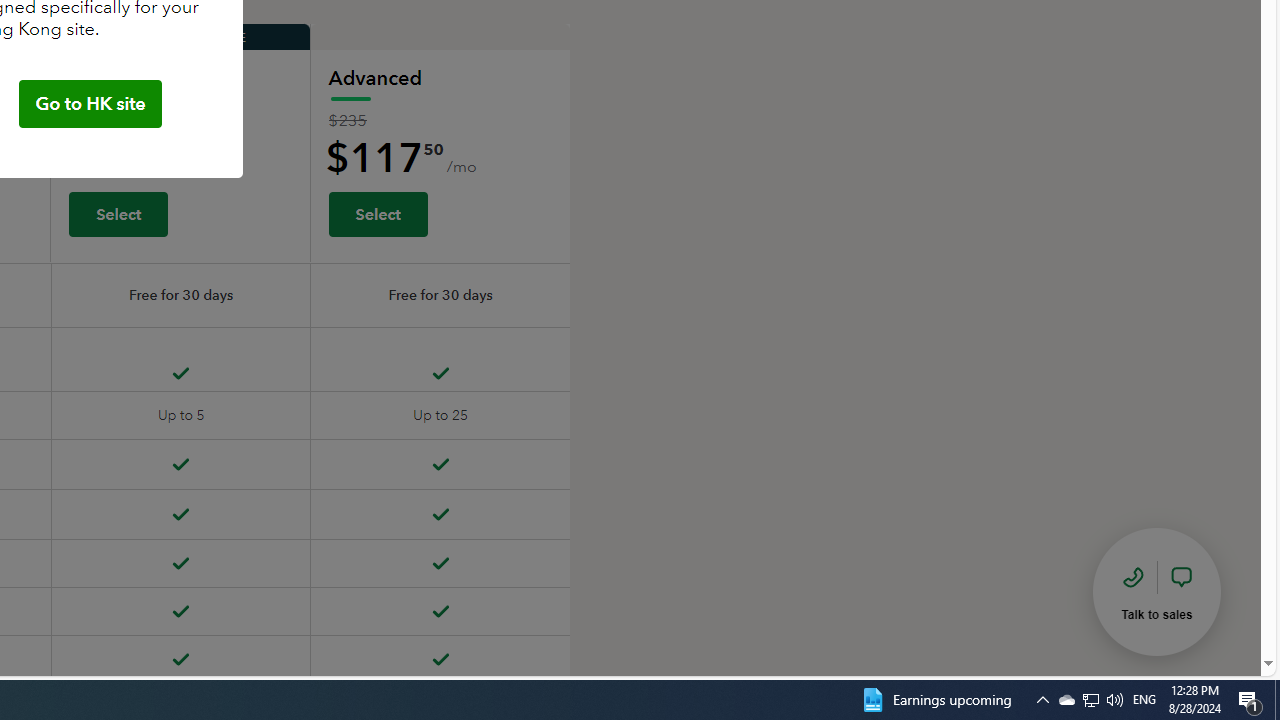 The height and width of the screenshot is (720, 1280). What do you see at coordinates (1157, 590) in the screenshot?
I see `'talk to sales'` at bounding box center [1157, 590].